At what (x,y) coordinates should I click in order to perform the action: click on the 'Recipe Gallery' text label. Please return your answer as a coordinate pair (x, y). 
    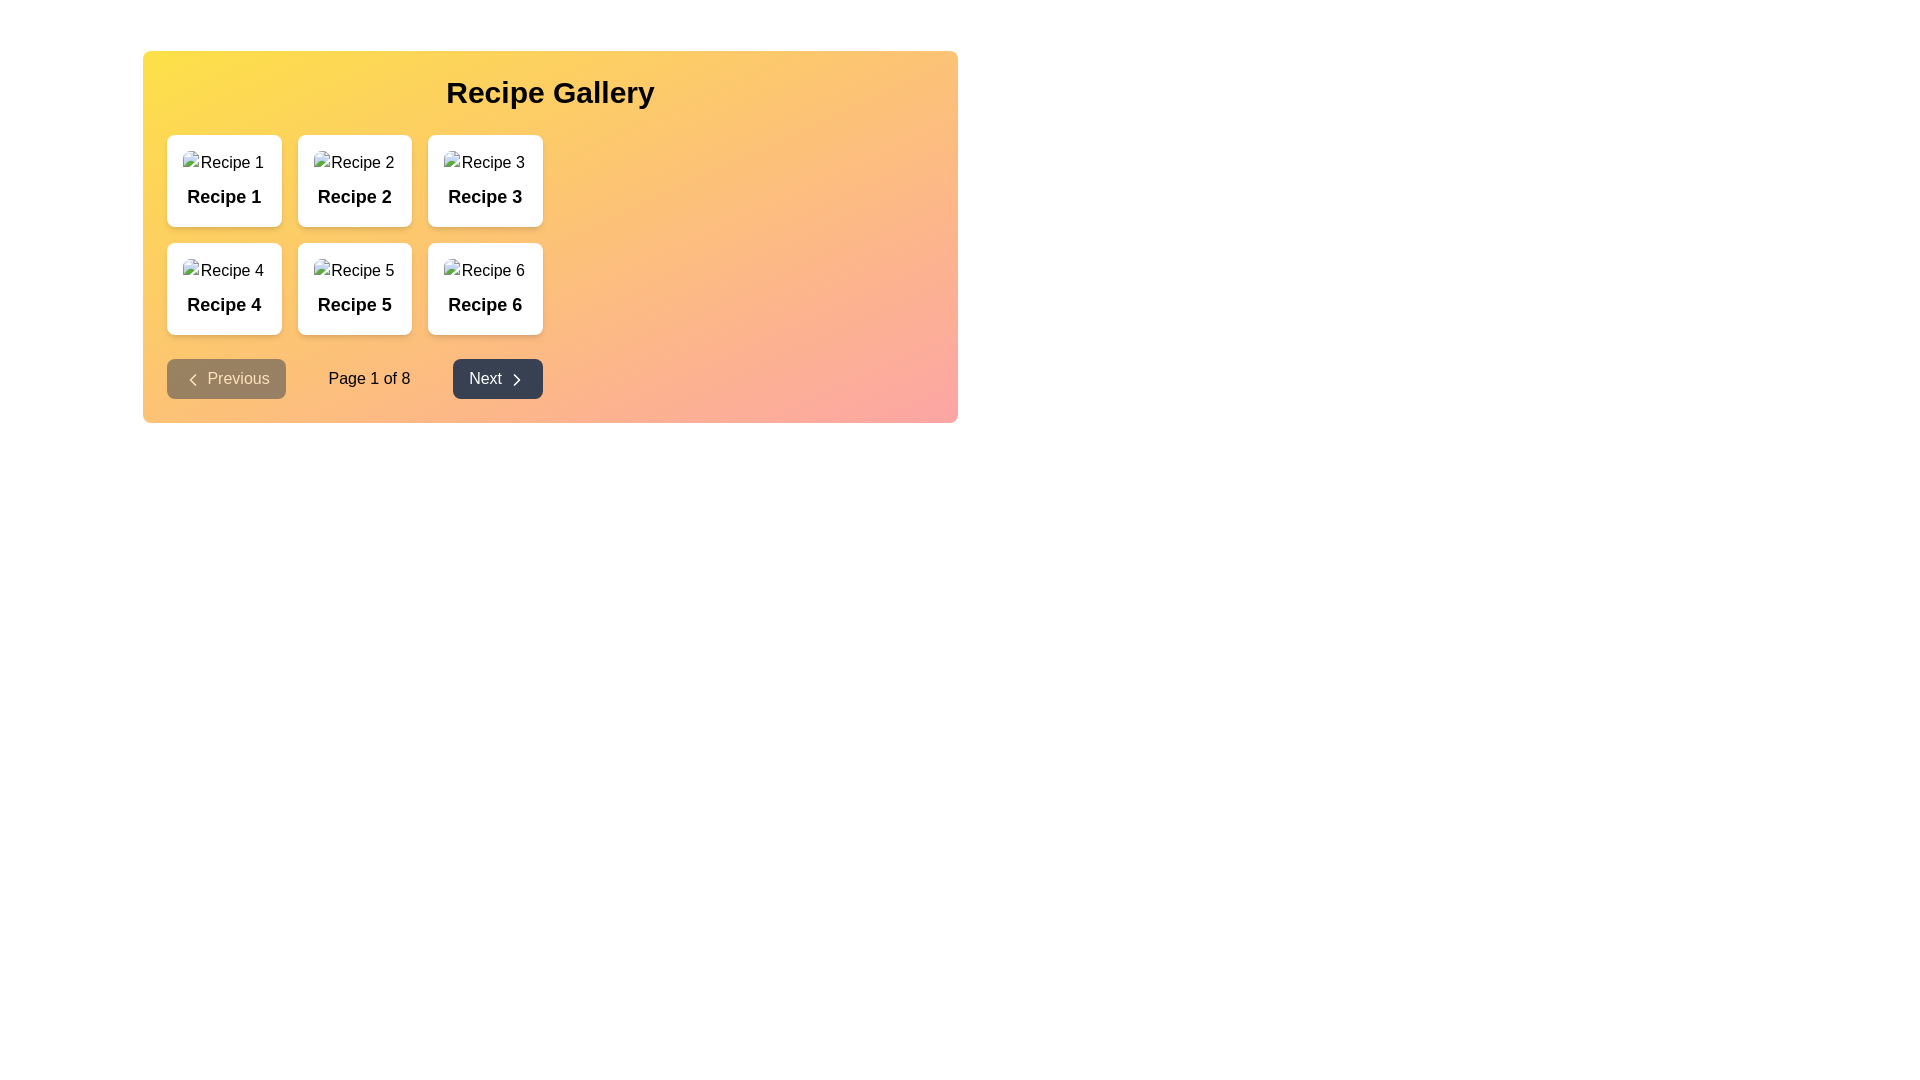
    Looking at the image, I should click on (550, 92).